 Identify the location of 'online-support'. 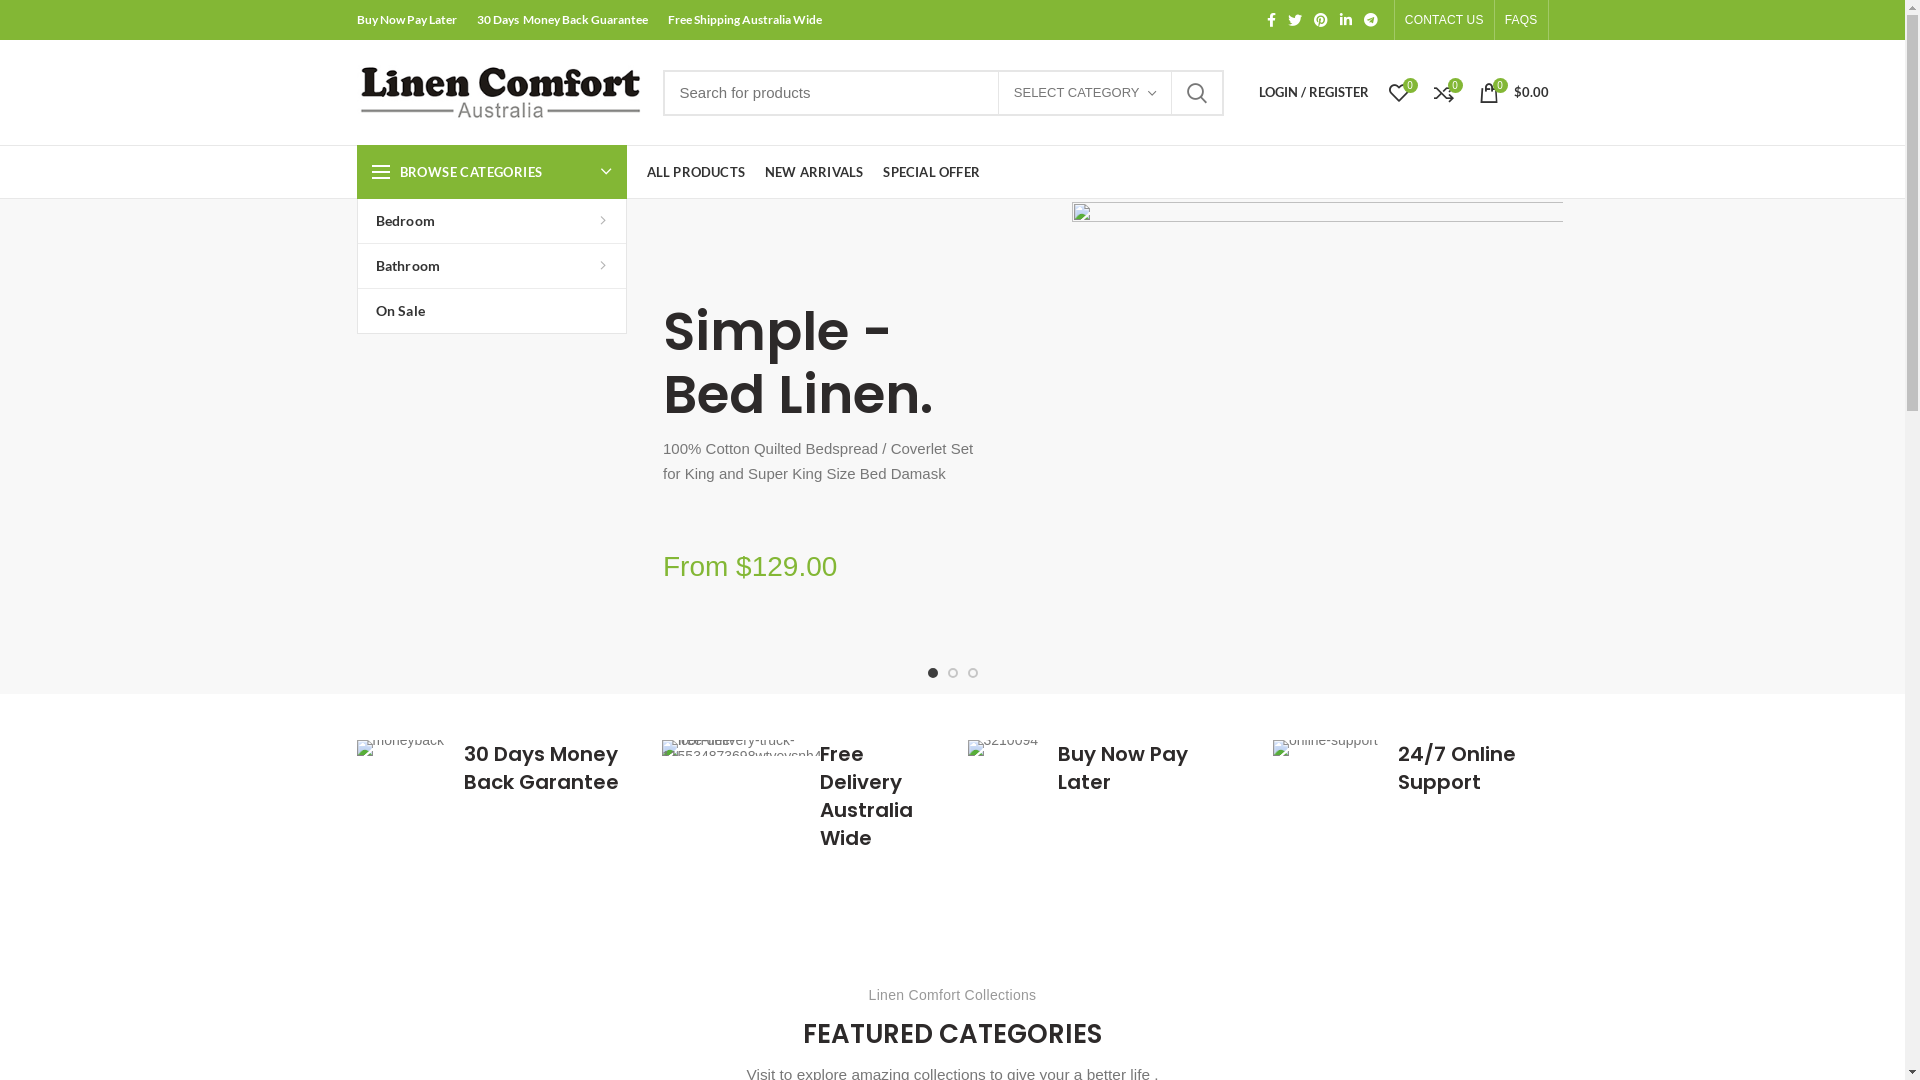
(1325, 748).